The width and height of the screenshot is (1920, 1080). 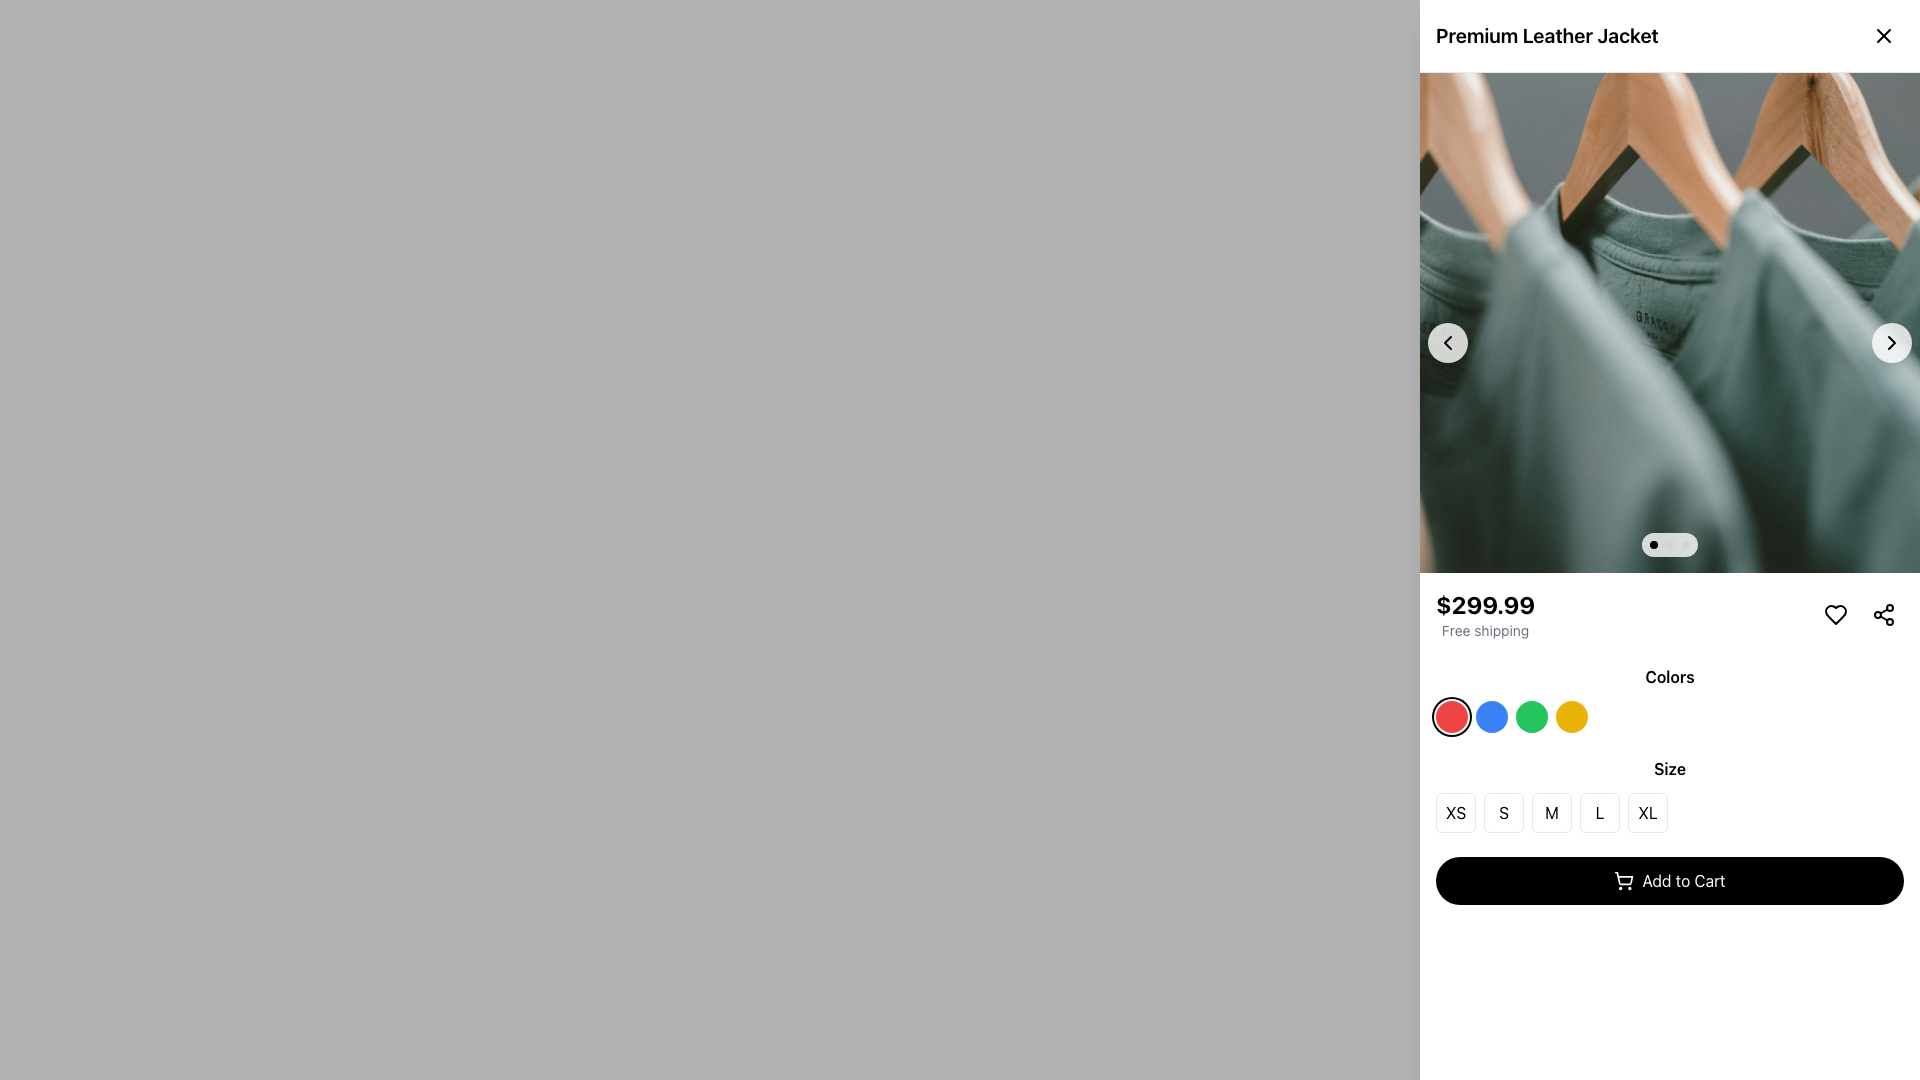 I want to click on the 'Add to Cart' icon located to the left of the button's text, which visually represents the 'Add to Cart' functionality, so click(x=1624, y=879).